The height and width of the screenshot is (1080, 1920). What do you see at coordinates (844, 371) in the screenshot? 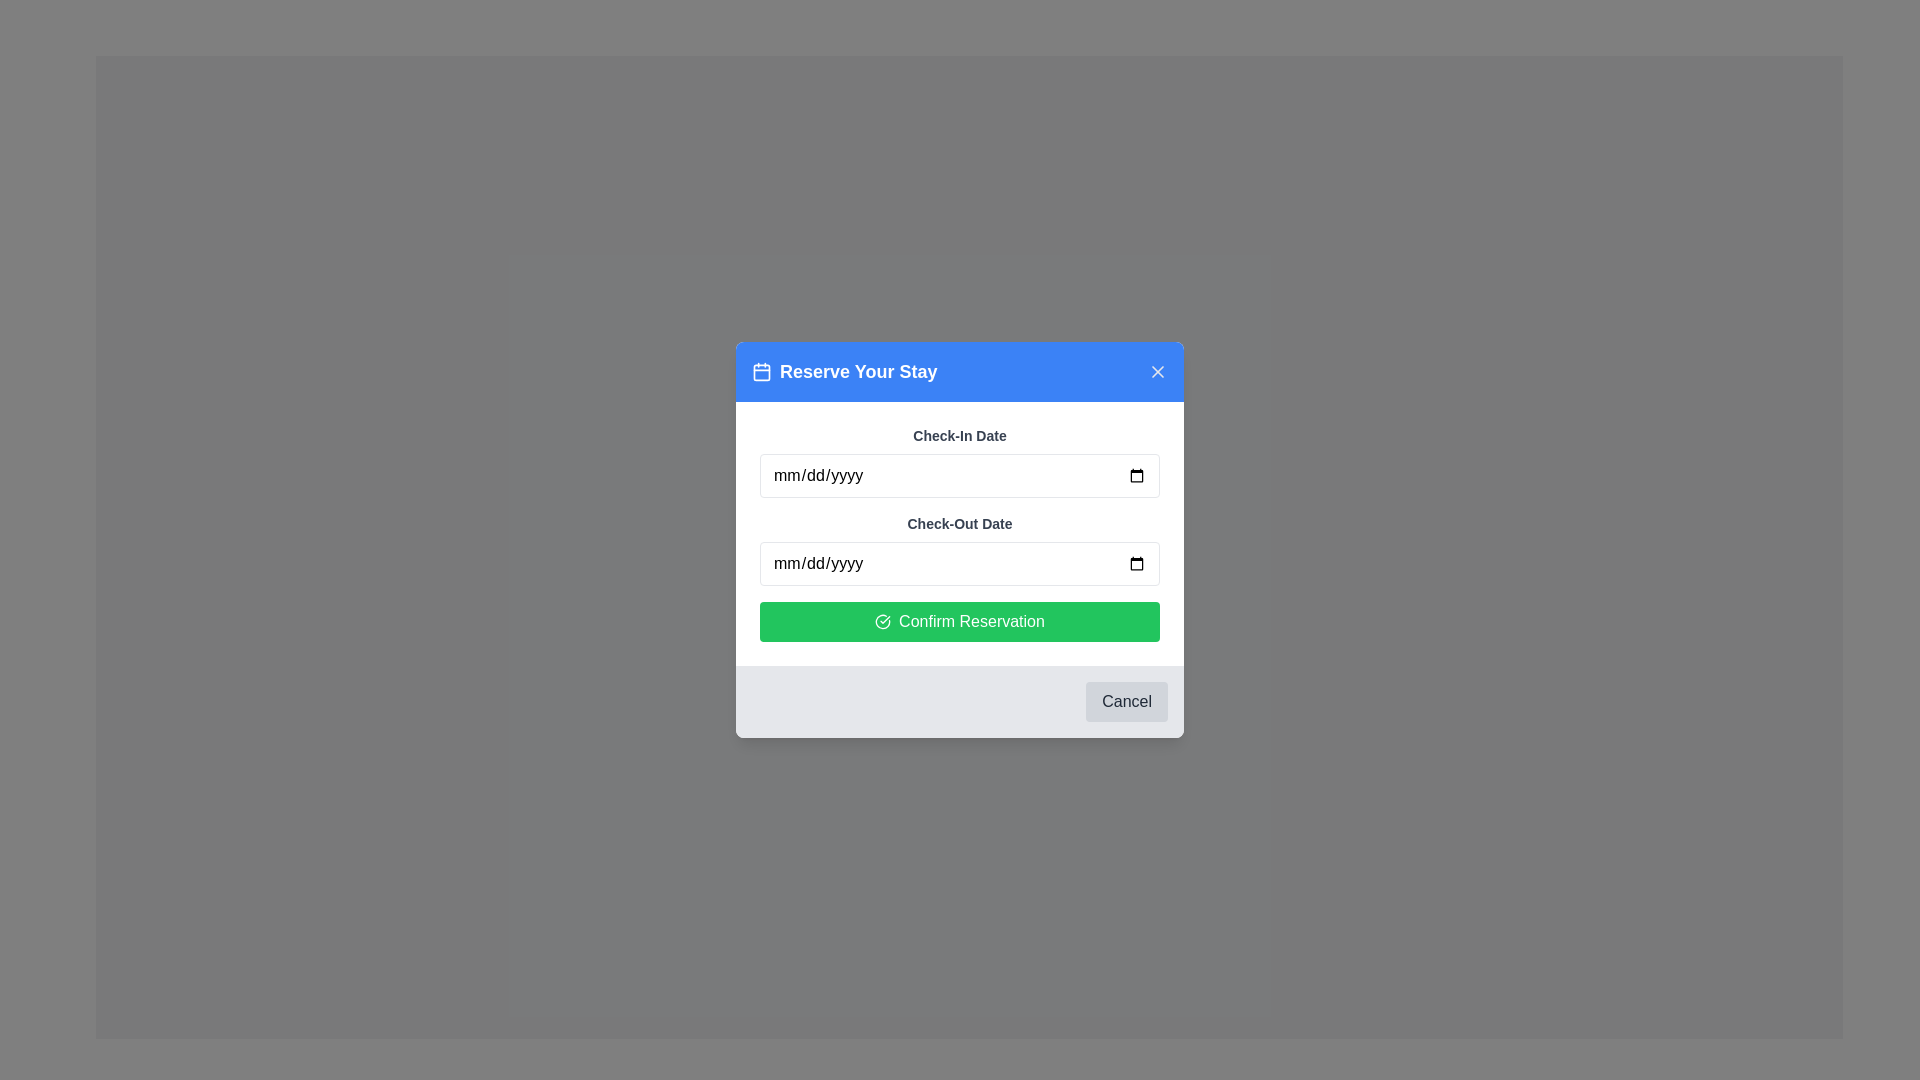
I see `the 'Reserve Your Stay' text block with the calendar icon, which is located at the top-left corner of the blue header bar in the modal dialog` at bounding box center [844, 371].